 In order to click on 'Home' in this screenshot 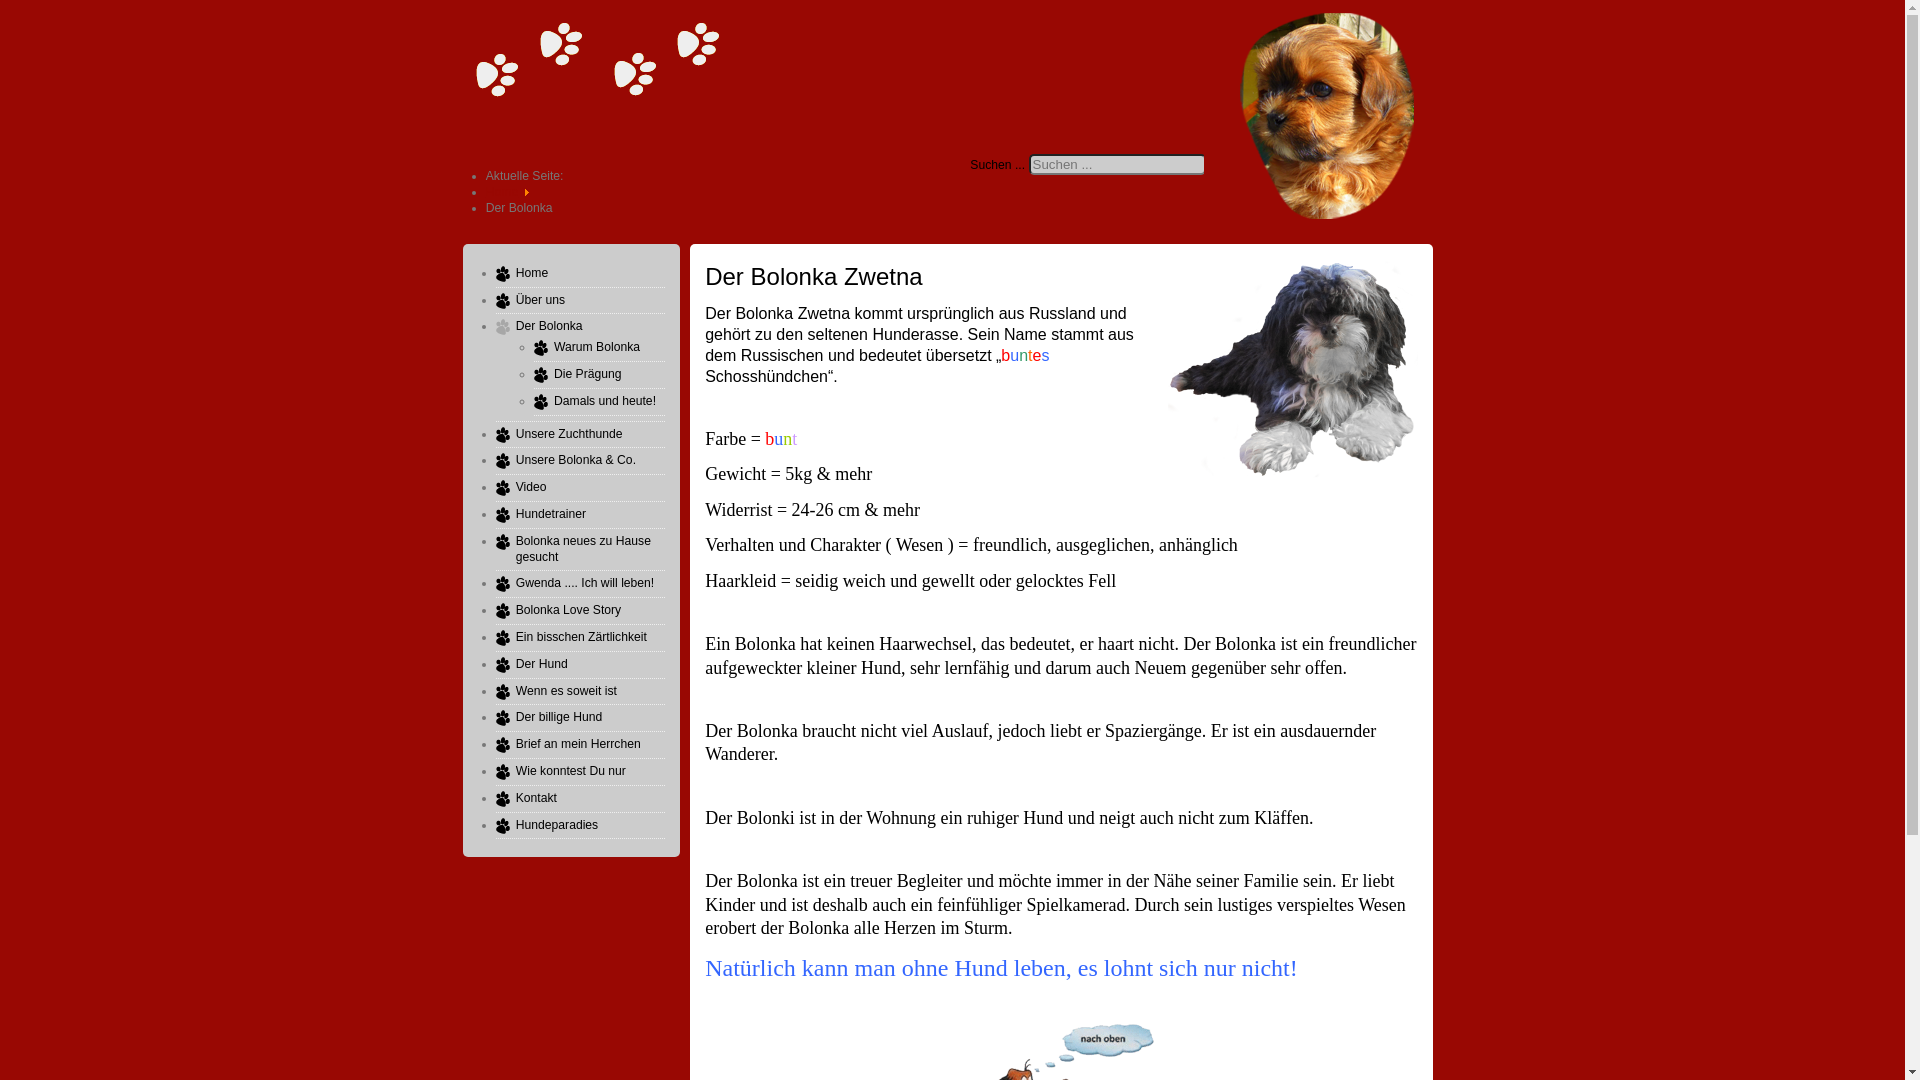, I will do `click(532, 273)`.